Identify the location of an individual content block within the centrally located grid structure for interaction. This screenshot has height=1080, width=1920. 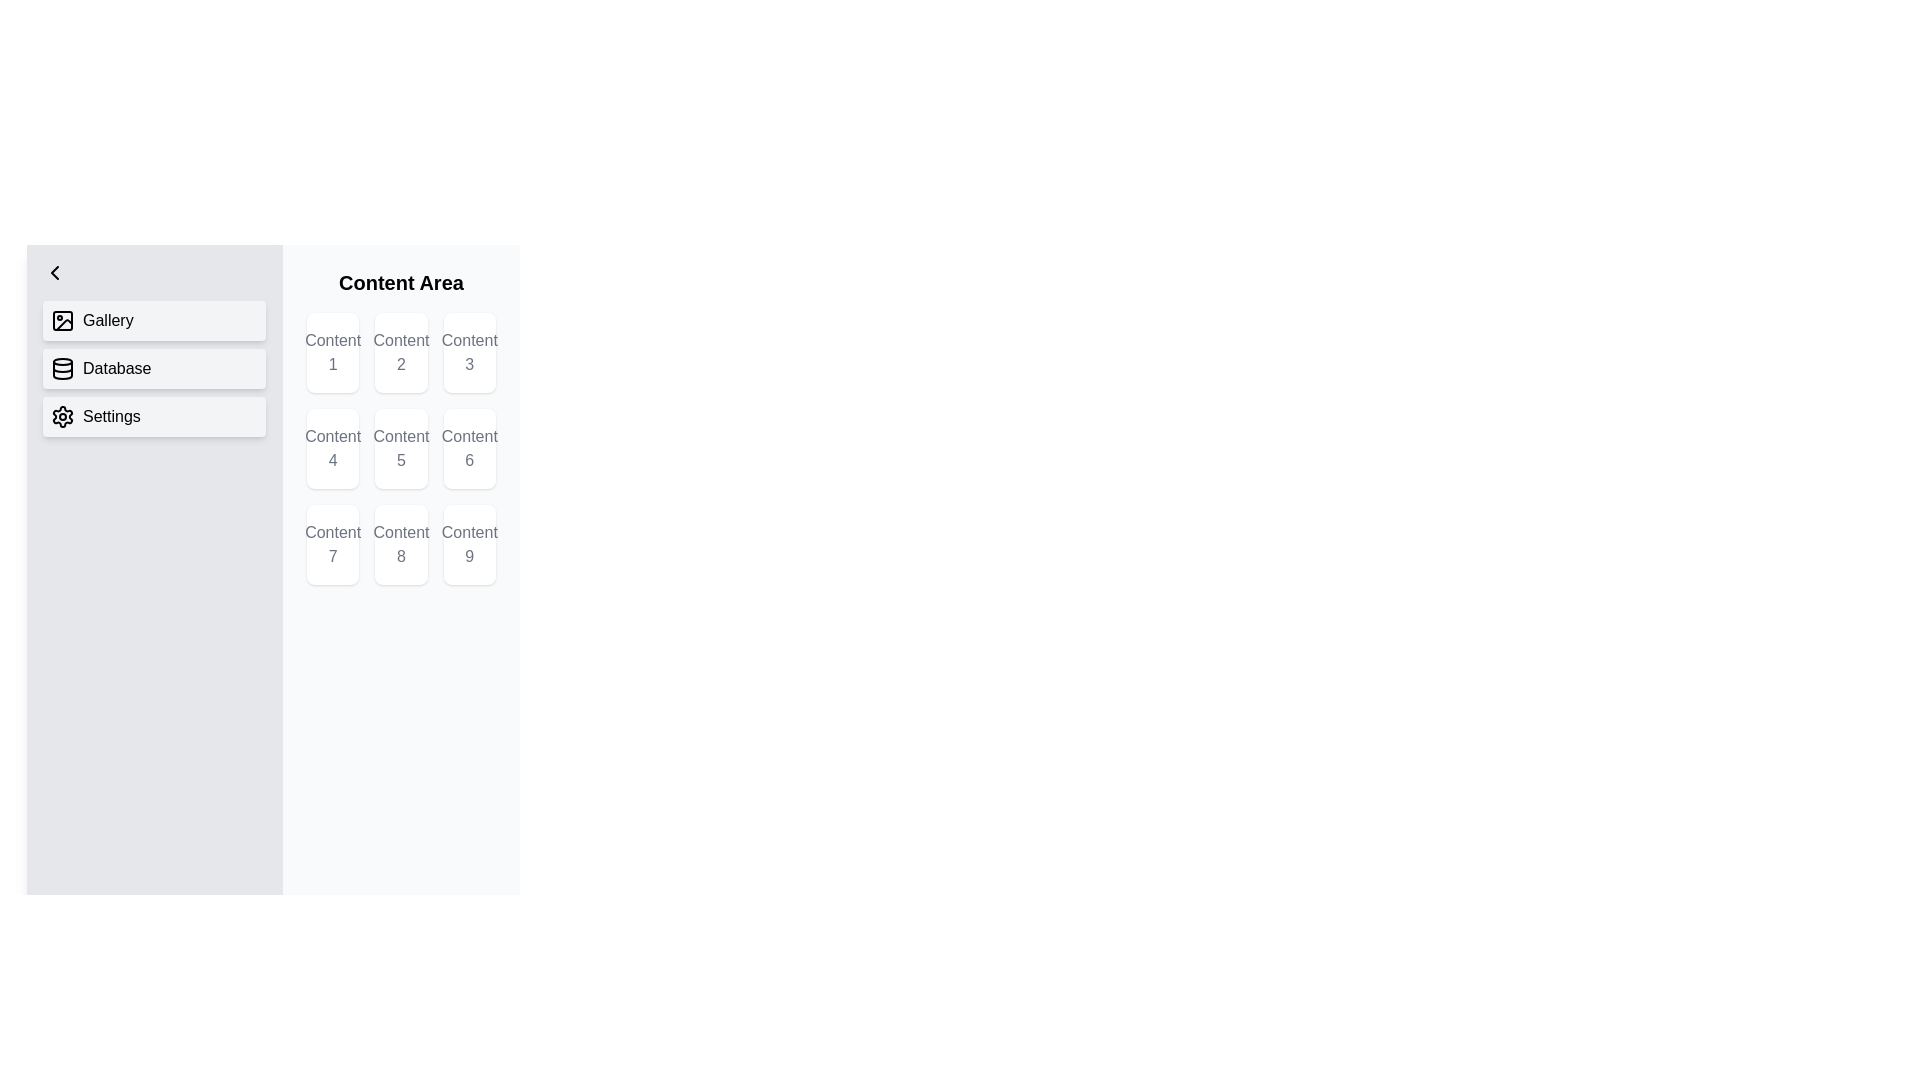
(400, 447).